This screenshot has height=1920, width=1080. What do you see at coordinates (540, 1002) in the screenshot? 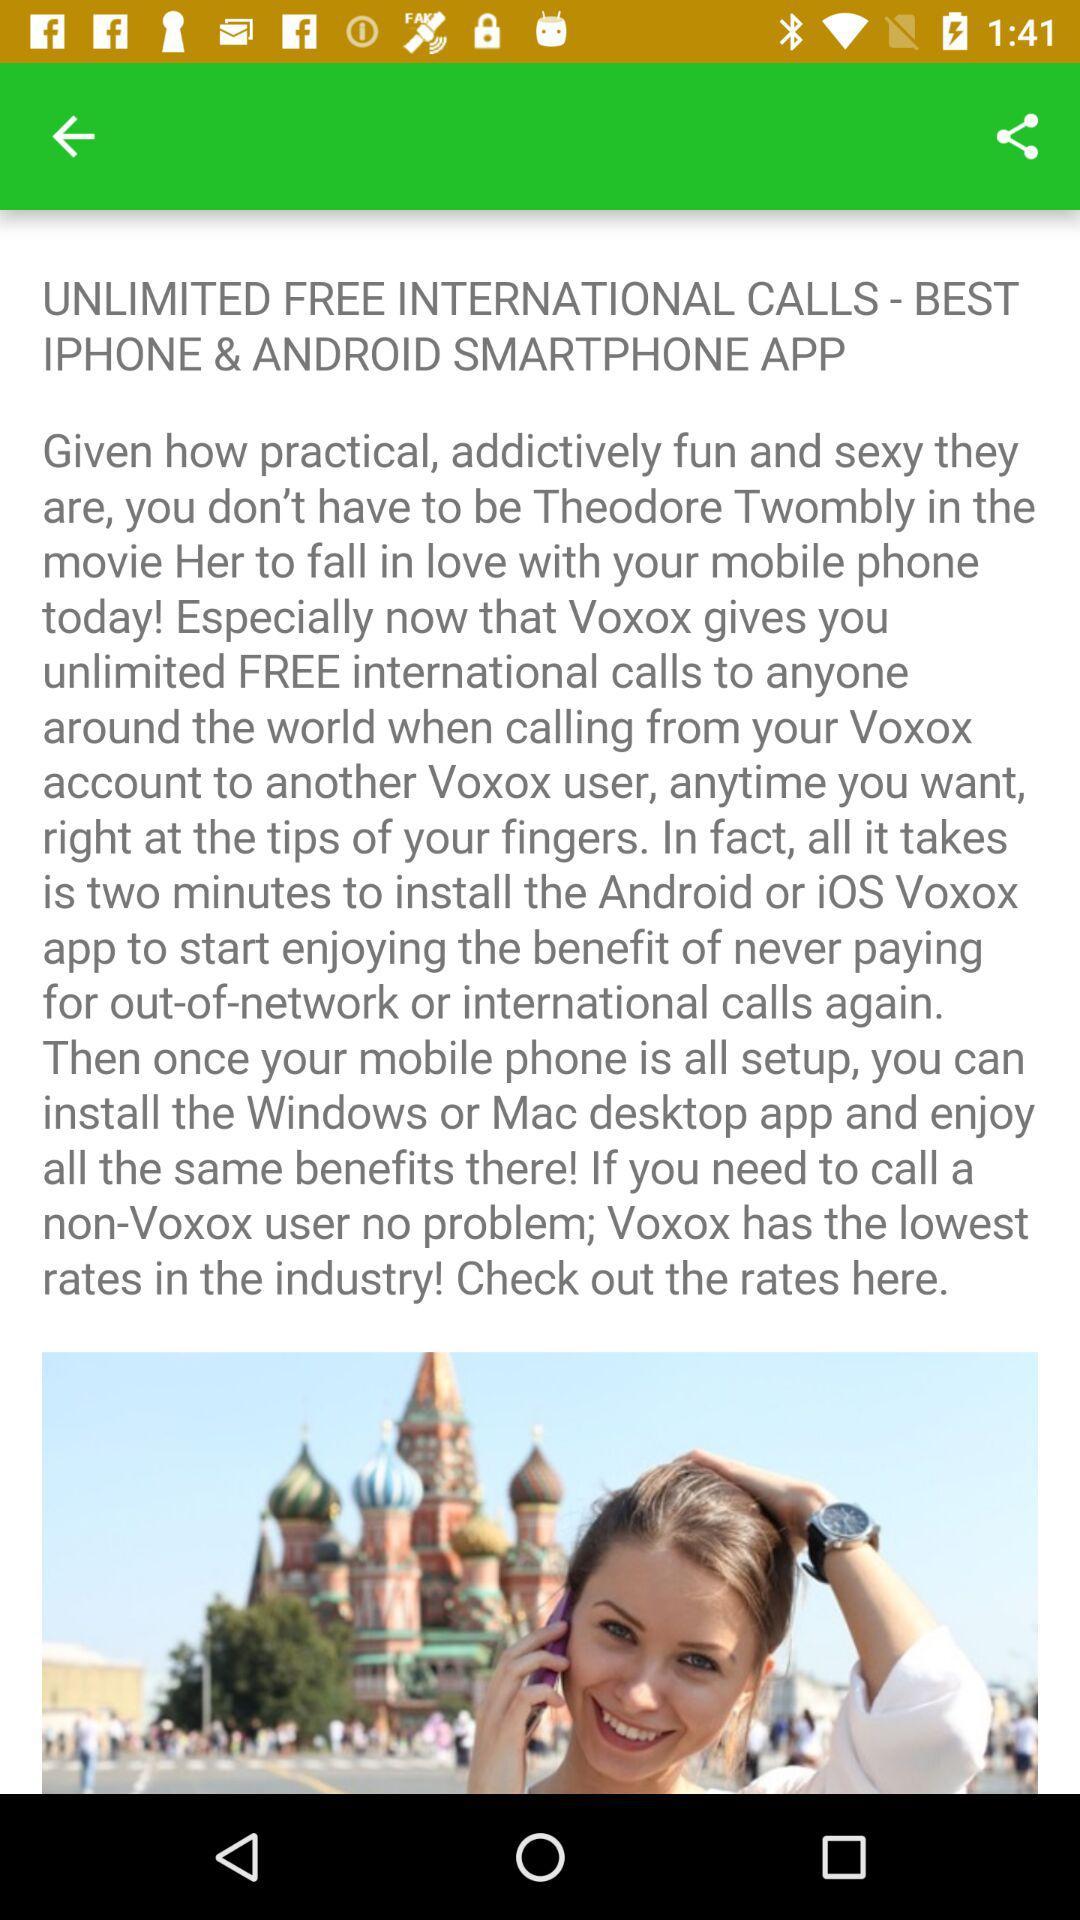
I see `description` at bounding box center [540, 1002].